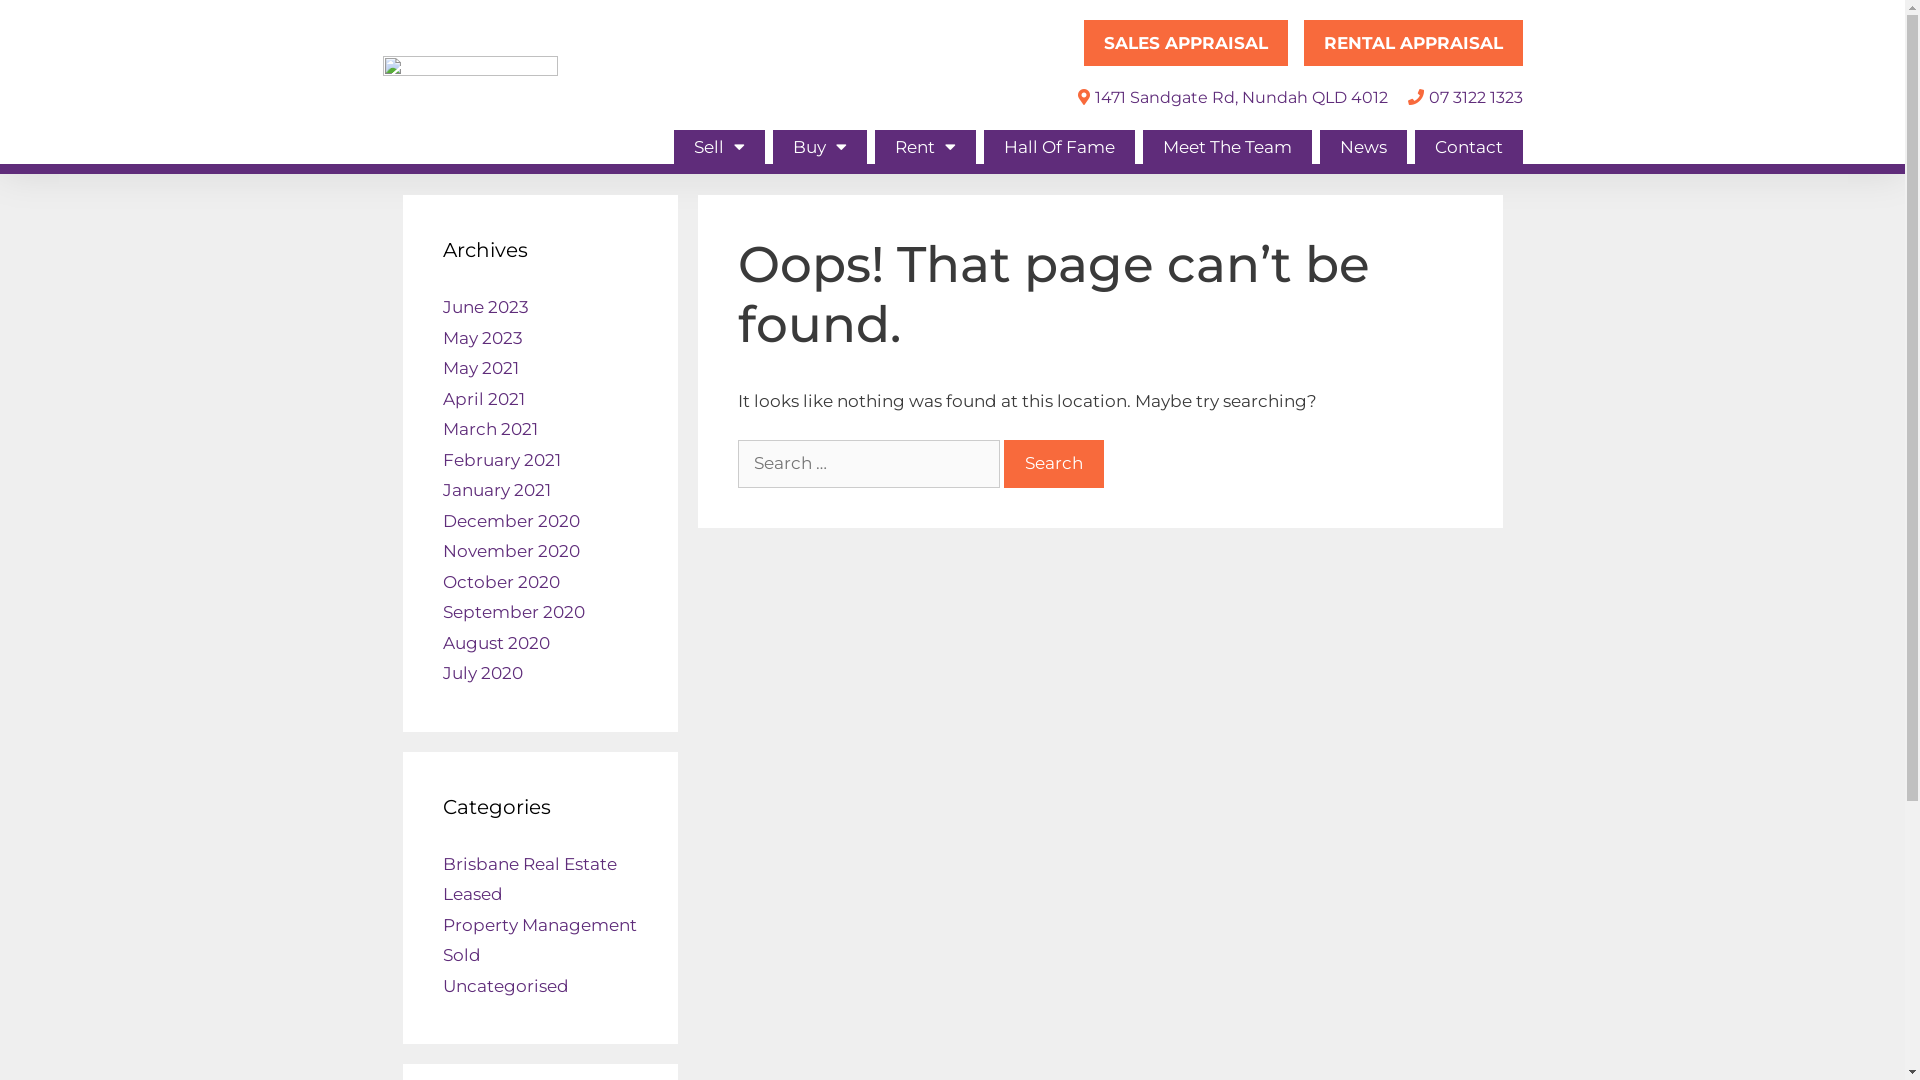 This screenshot has width=1920, height=1080. Describe the element at coordinates (819, 145) in the screenshot. I see `'Buy'` at that location.